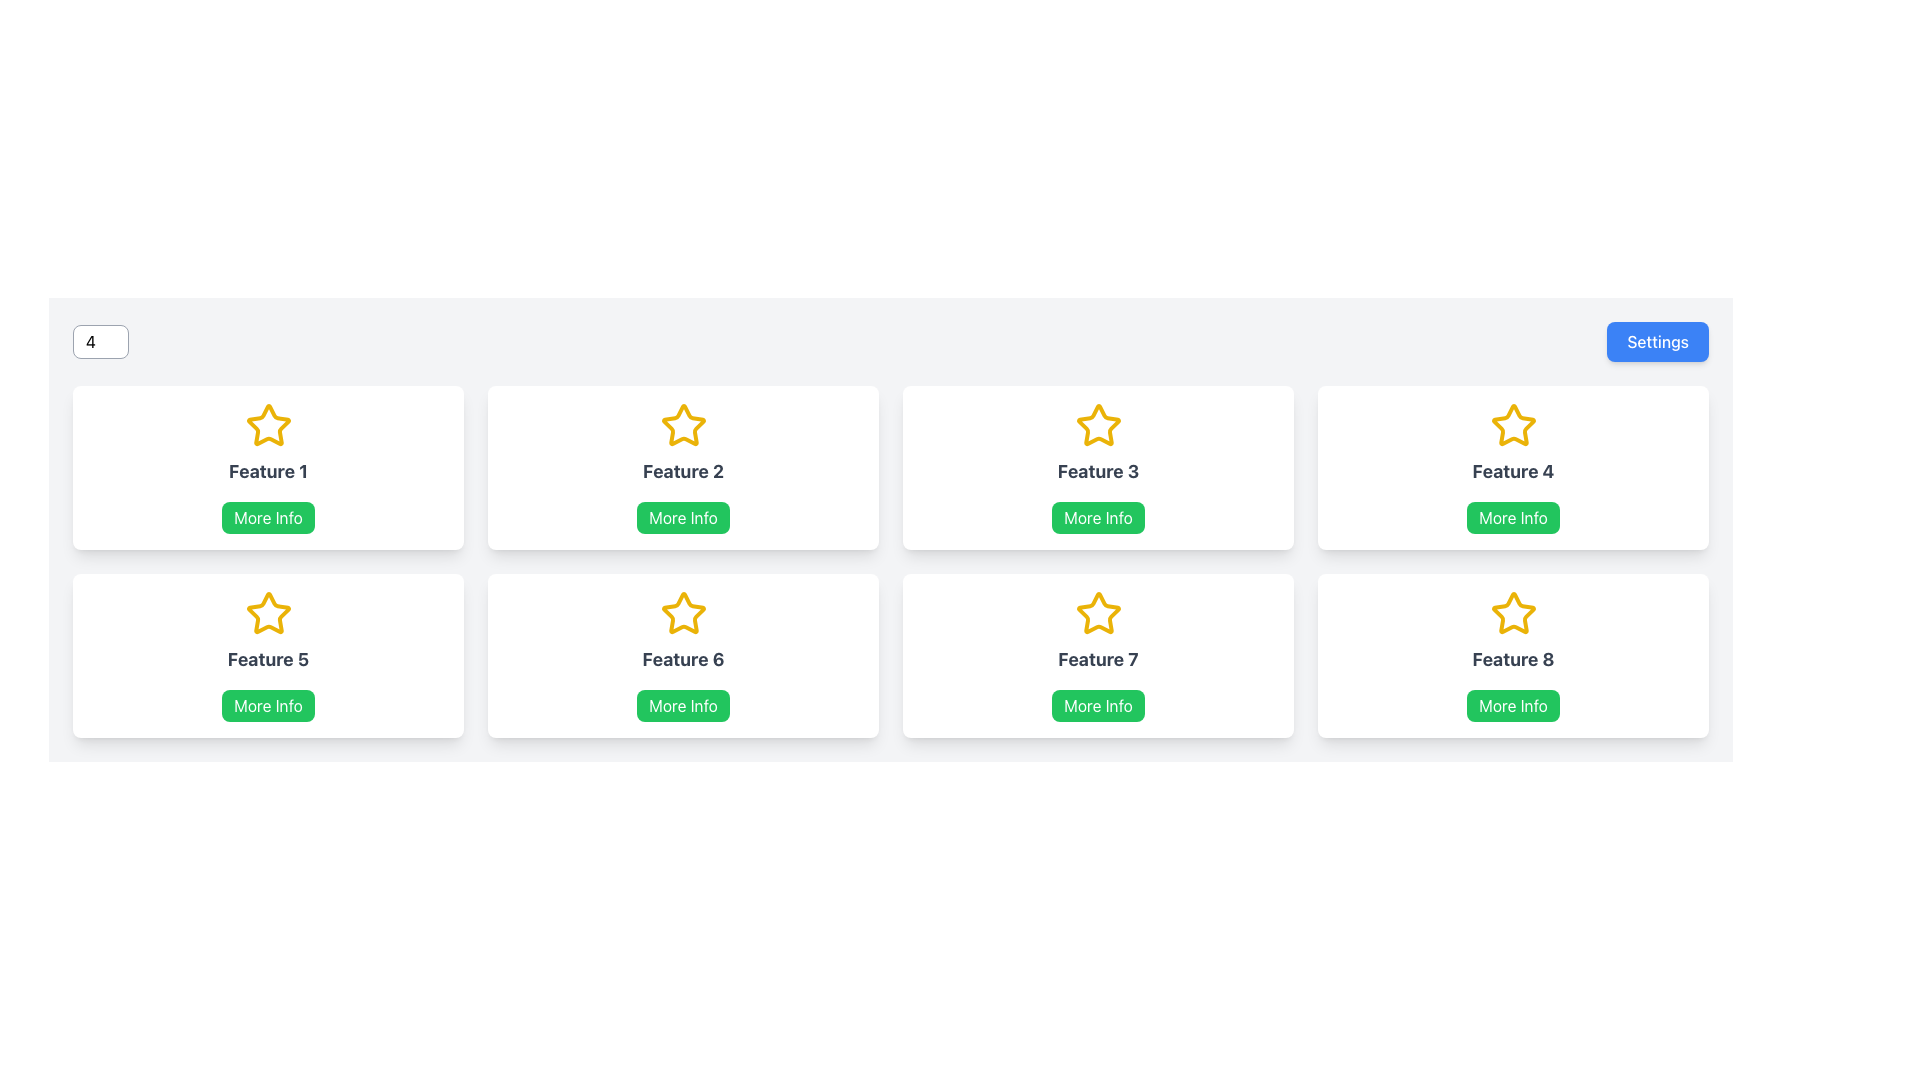  What do you see at coordinates (1097, 612) in the screenshot?
I see `the star-shaped SVG icon with a yellow outline, which is centered in the card titled 'Feature 7'` at bounding box center [1097, 612].